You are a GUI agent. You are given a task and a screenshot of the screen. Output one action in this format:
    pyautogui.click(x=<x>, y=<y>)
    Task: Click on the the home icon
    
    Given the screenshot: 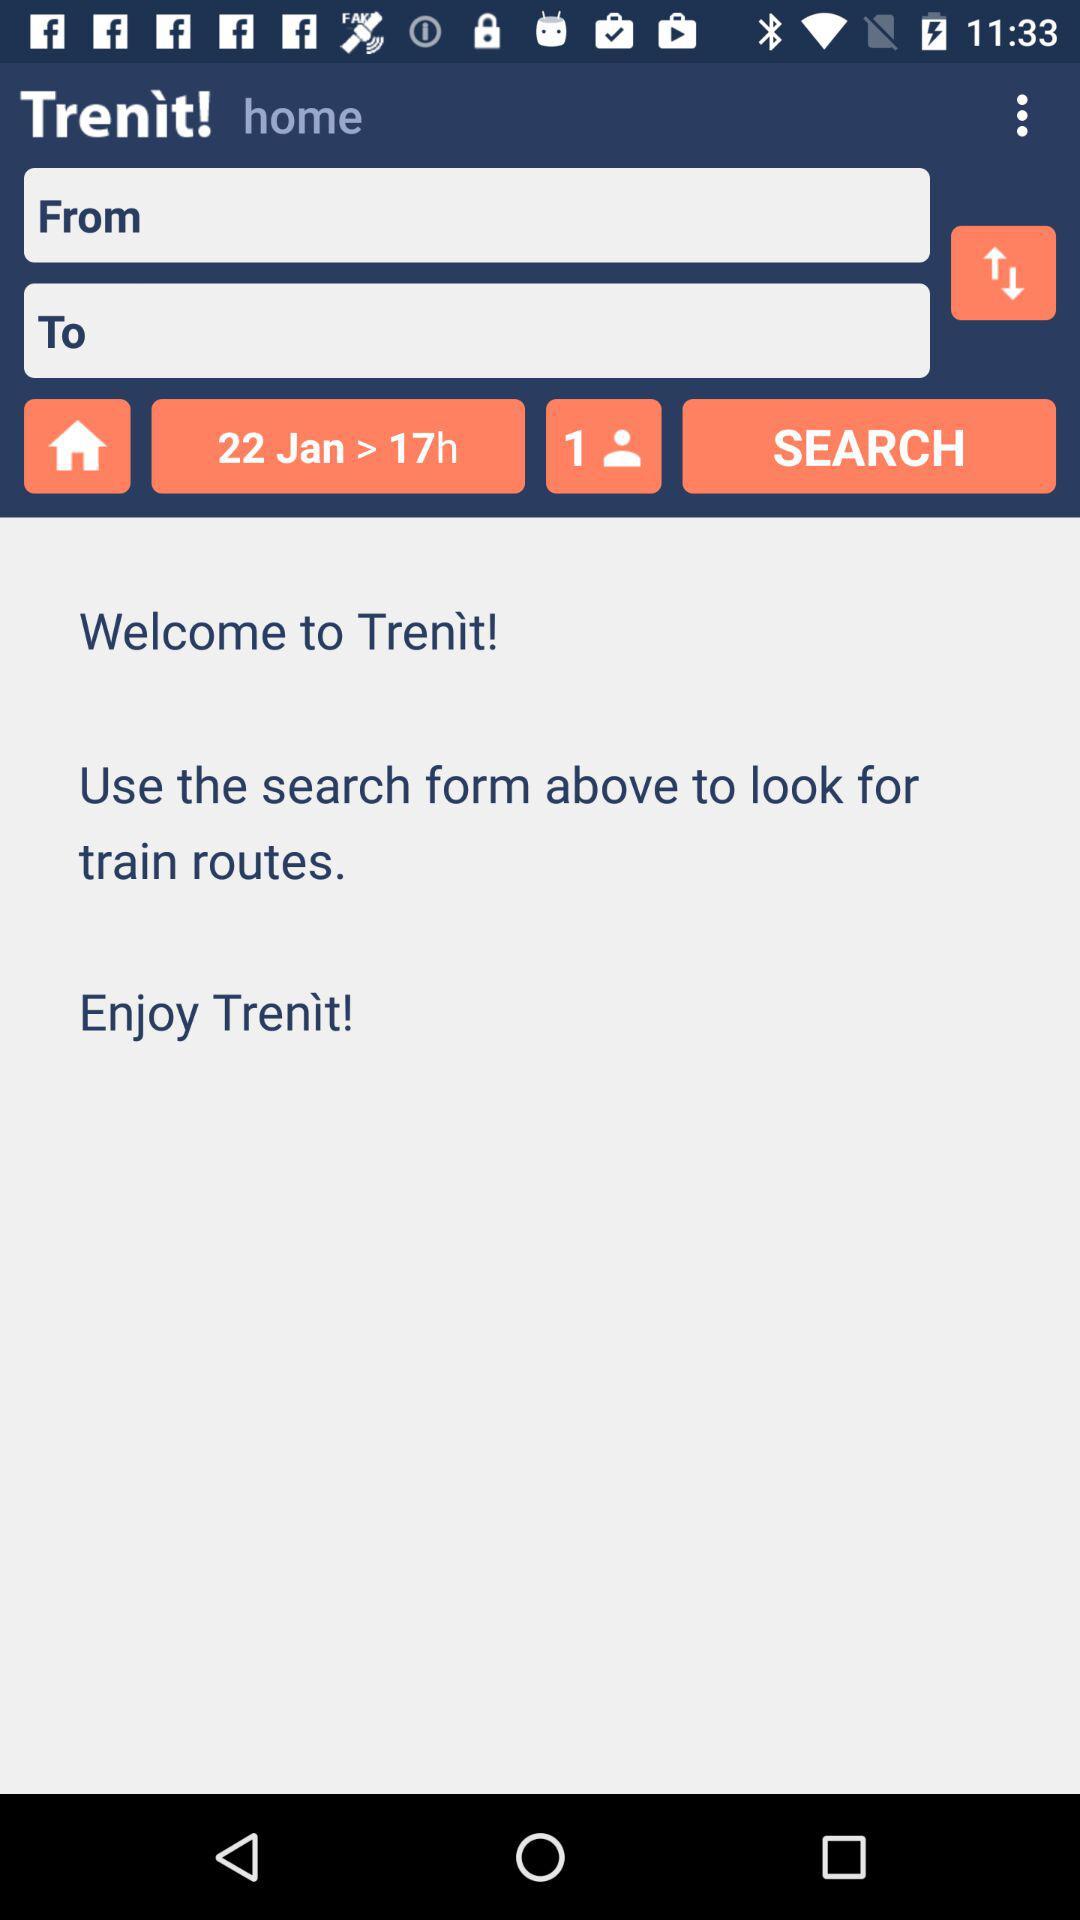 What is the action you would take?
    pyautogui.click(x=76, y=445)
    